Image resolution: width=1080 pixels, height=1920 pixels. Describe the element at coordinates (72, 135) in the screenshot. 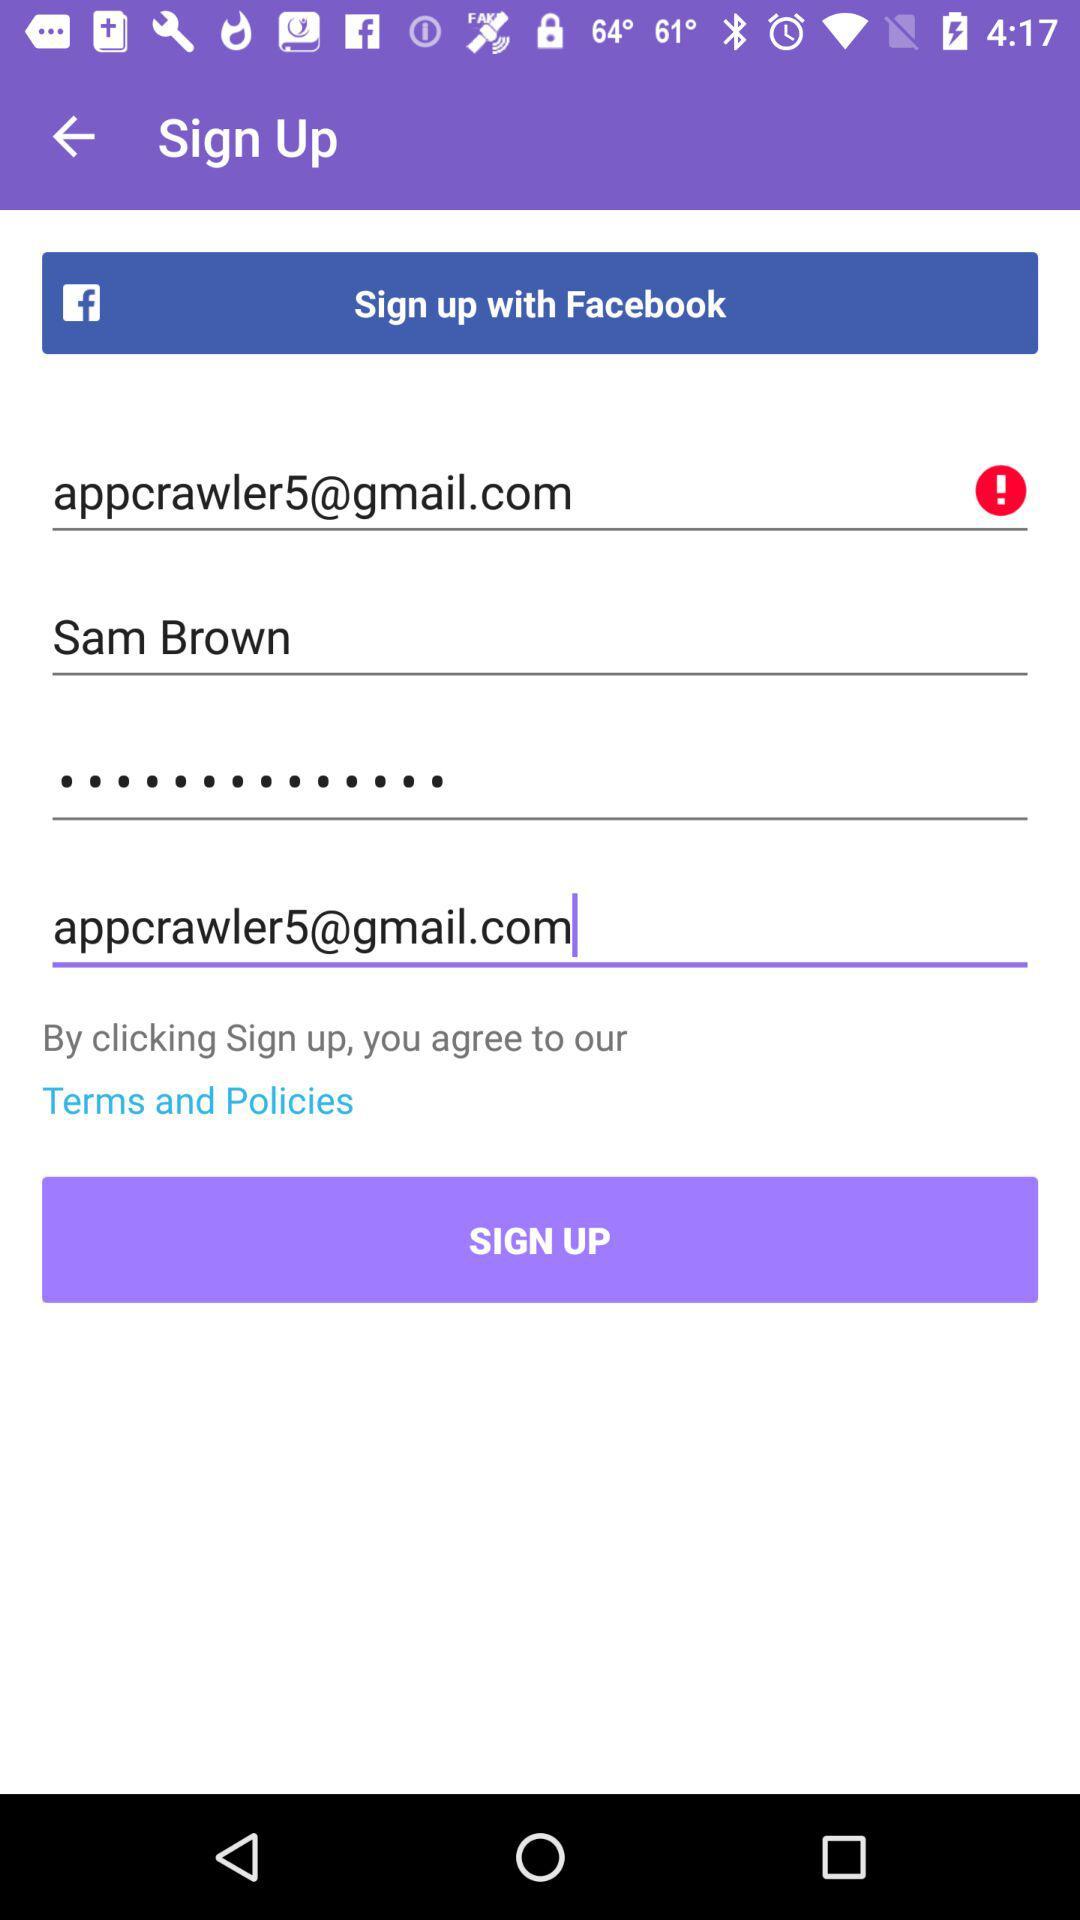

I see `icon above the sign up with item` at that location.